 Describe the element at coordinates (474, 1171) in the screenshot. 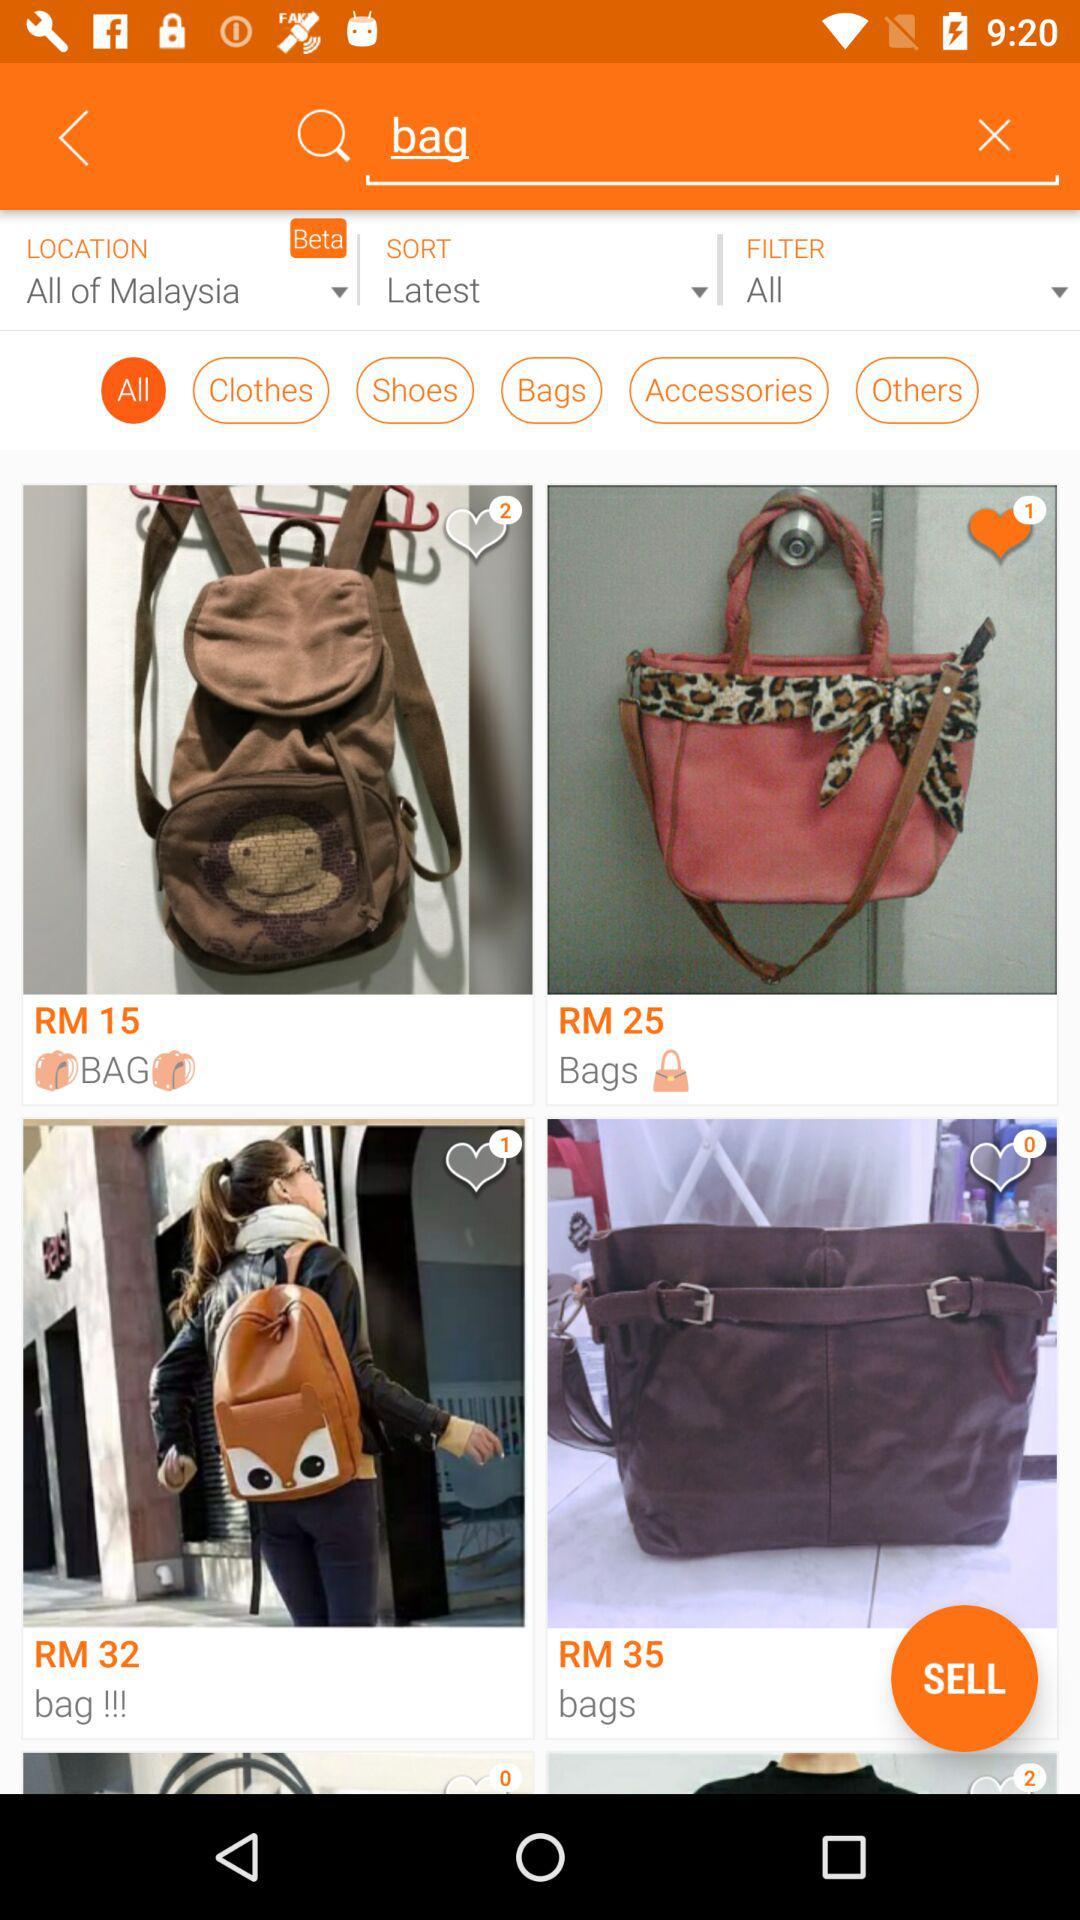

I see `my favorite model` at that location.